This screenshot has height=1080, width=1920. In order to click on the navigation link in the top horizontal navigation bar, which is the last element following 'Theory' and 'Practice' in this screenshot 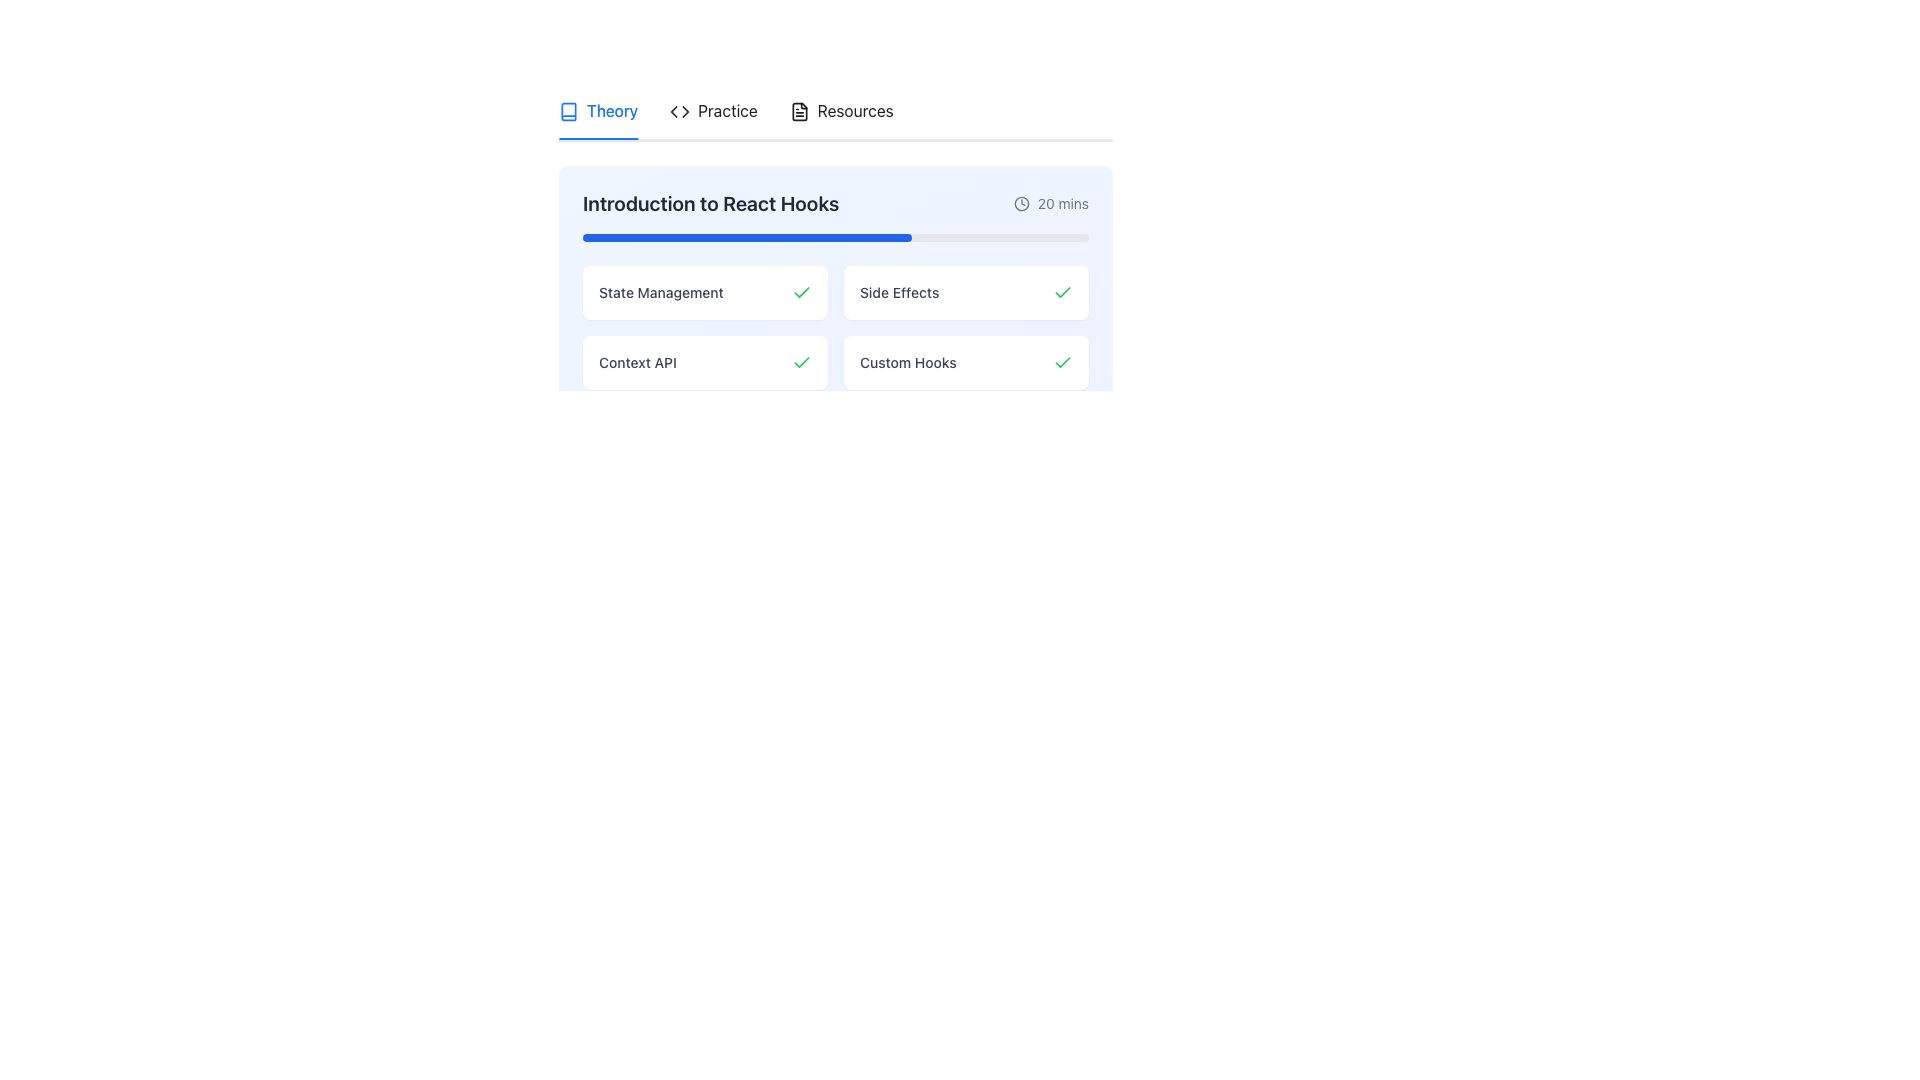, I will do `click(855, 111)`.